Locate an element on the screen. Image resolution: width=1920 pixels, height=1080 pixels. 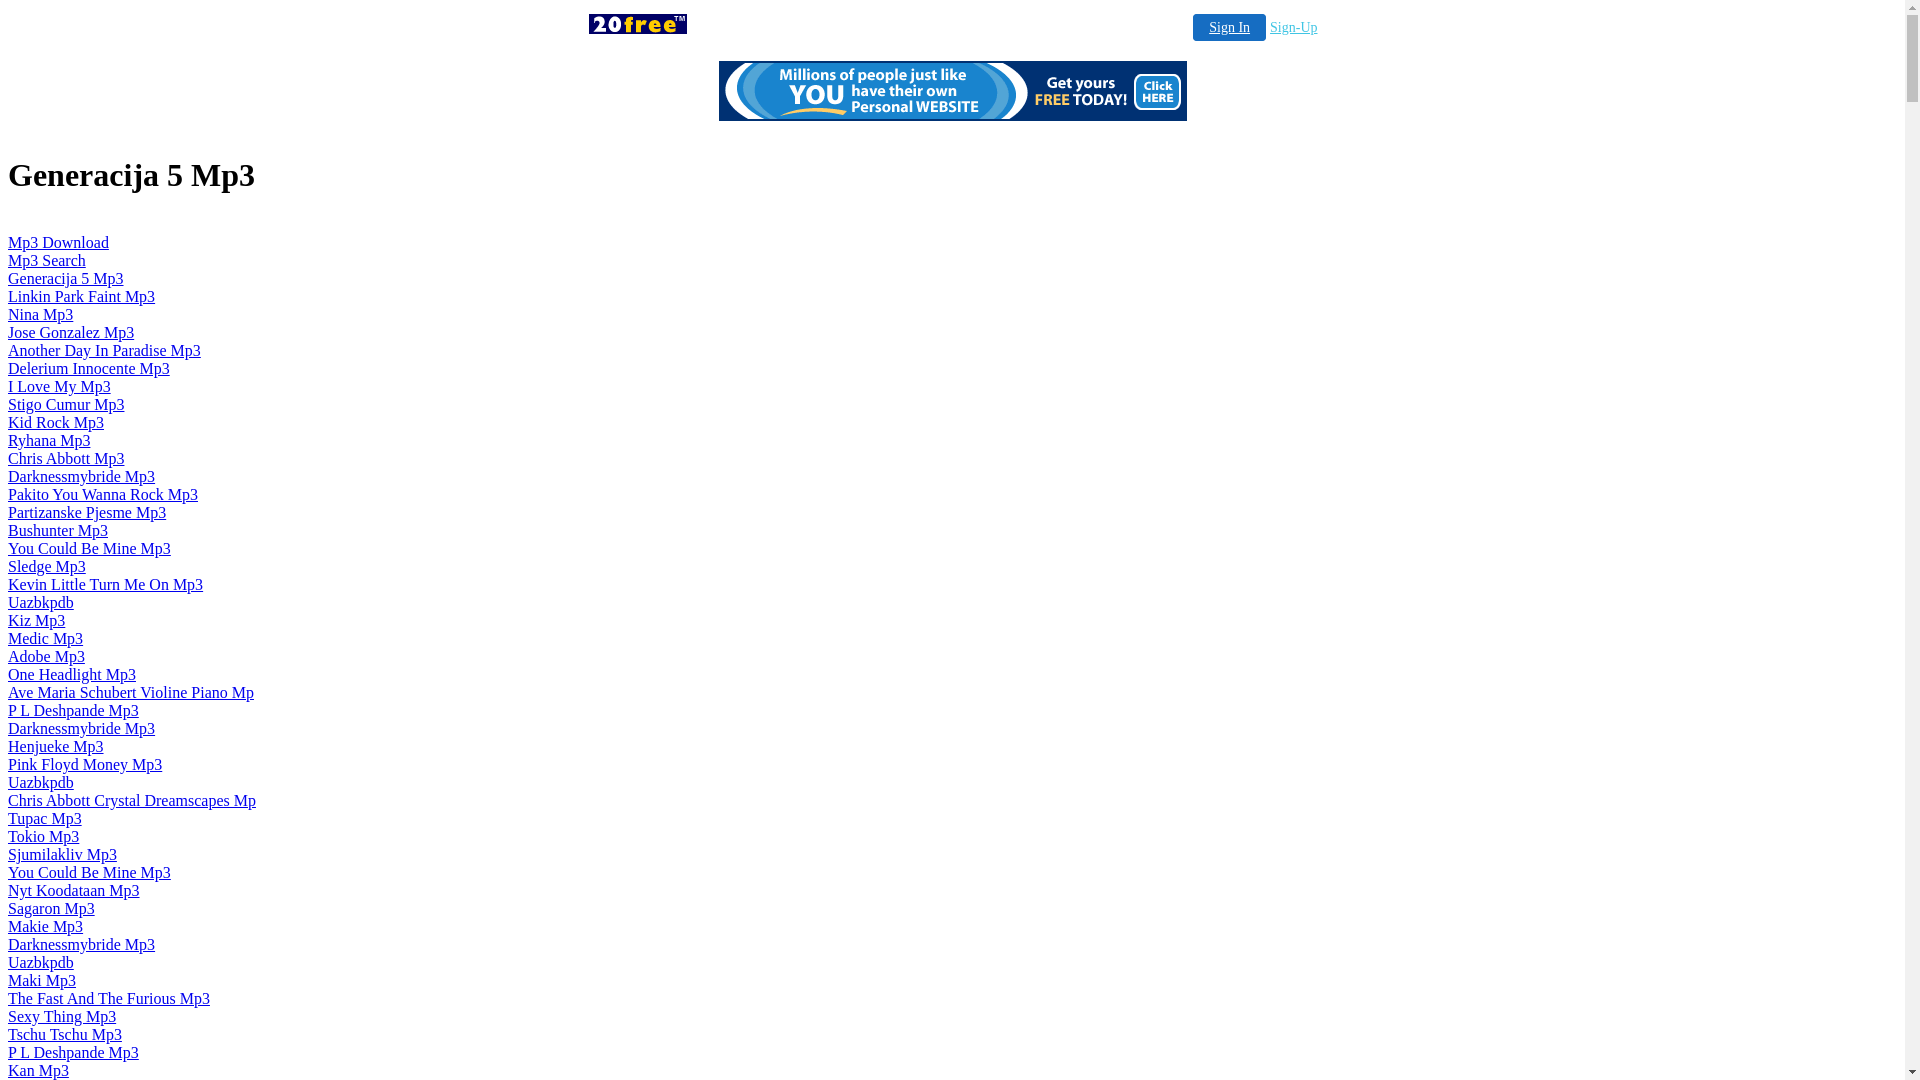
'Uazbkpdb' is located at coordinates (8, 601).